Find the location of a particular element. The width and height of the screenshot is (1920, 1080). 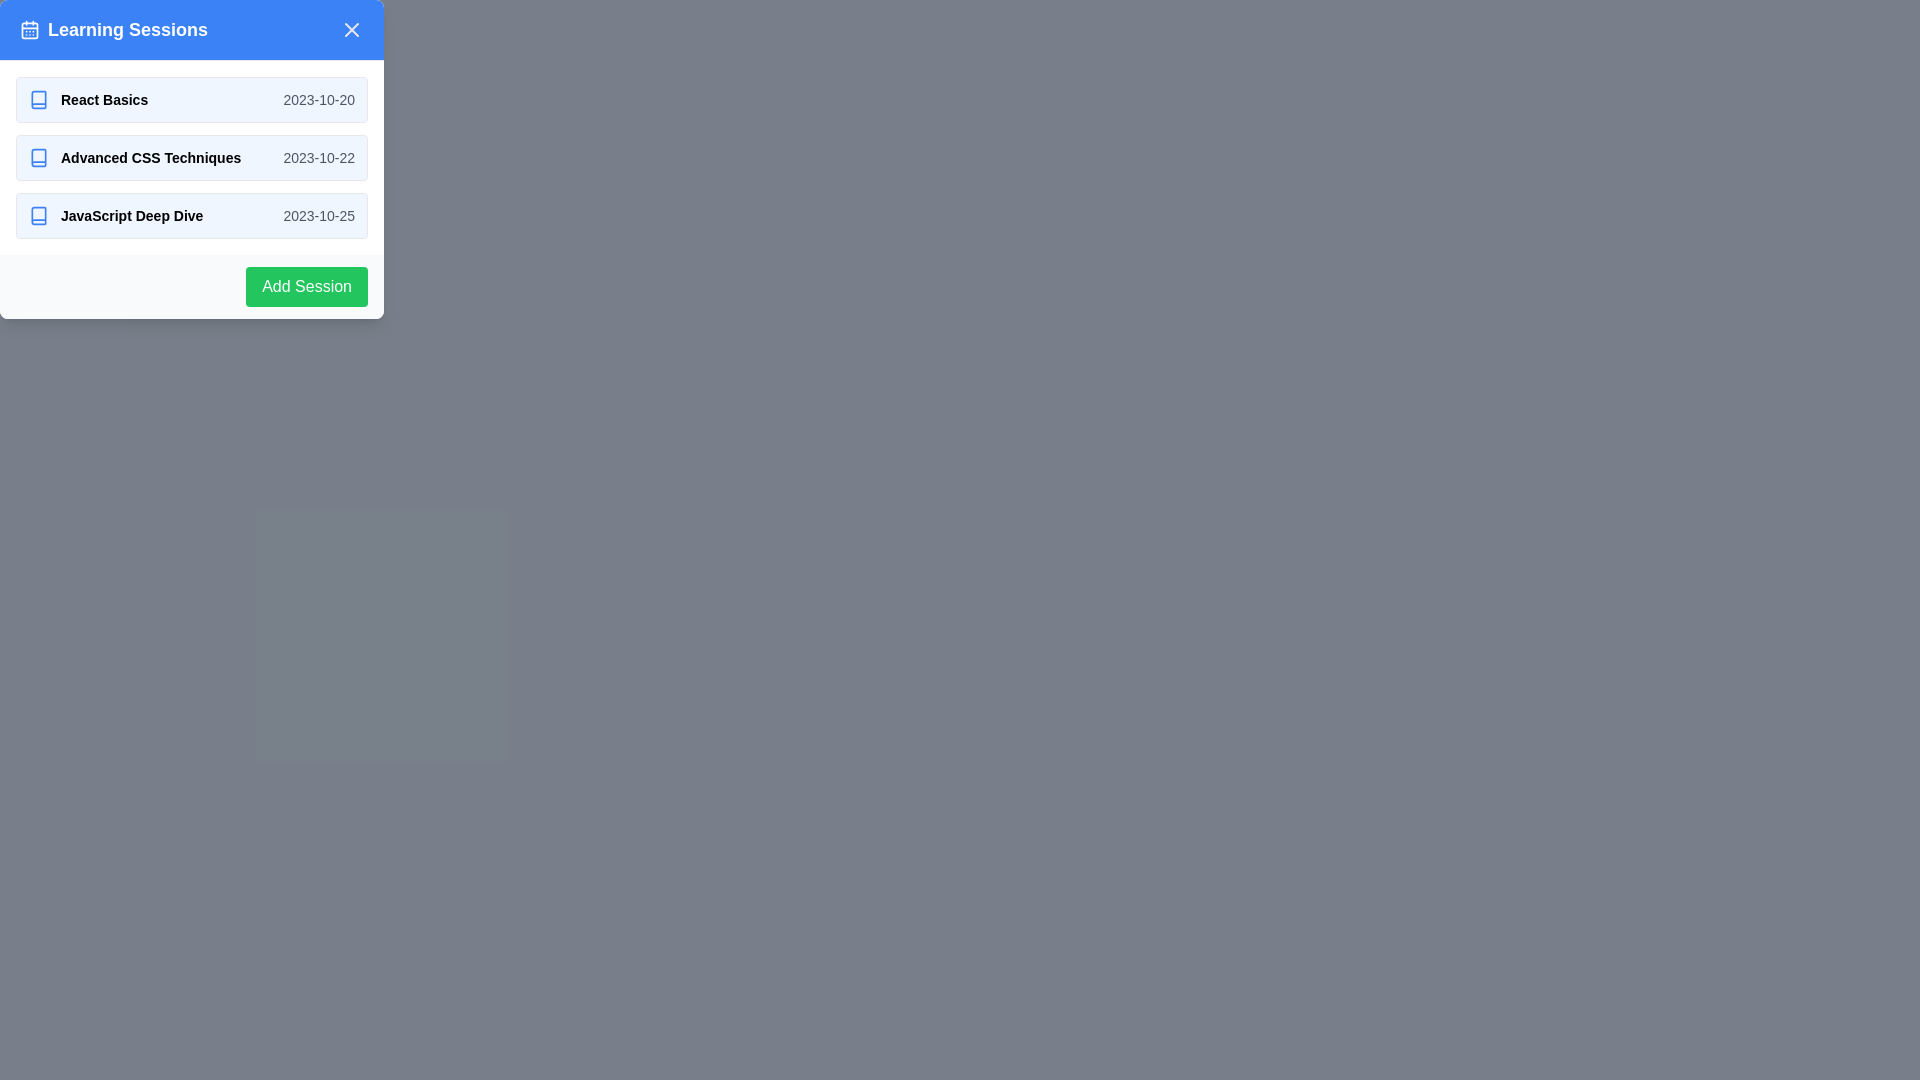

the Text label indicating the scheduled date for the session titled 'React Basics' is located at coordinates (318, 100).